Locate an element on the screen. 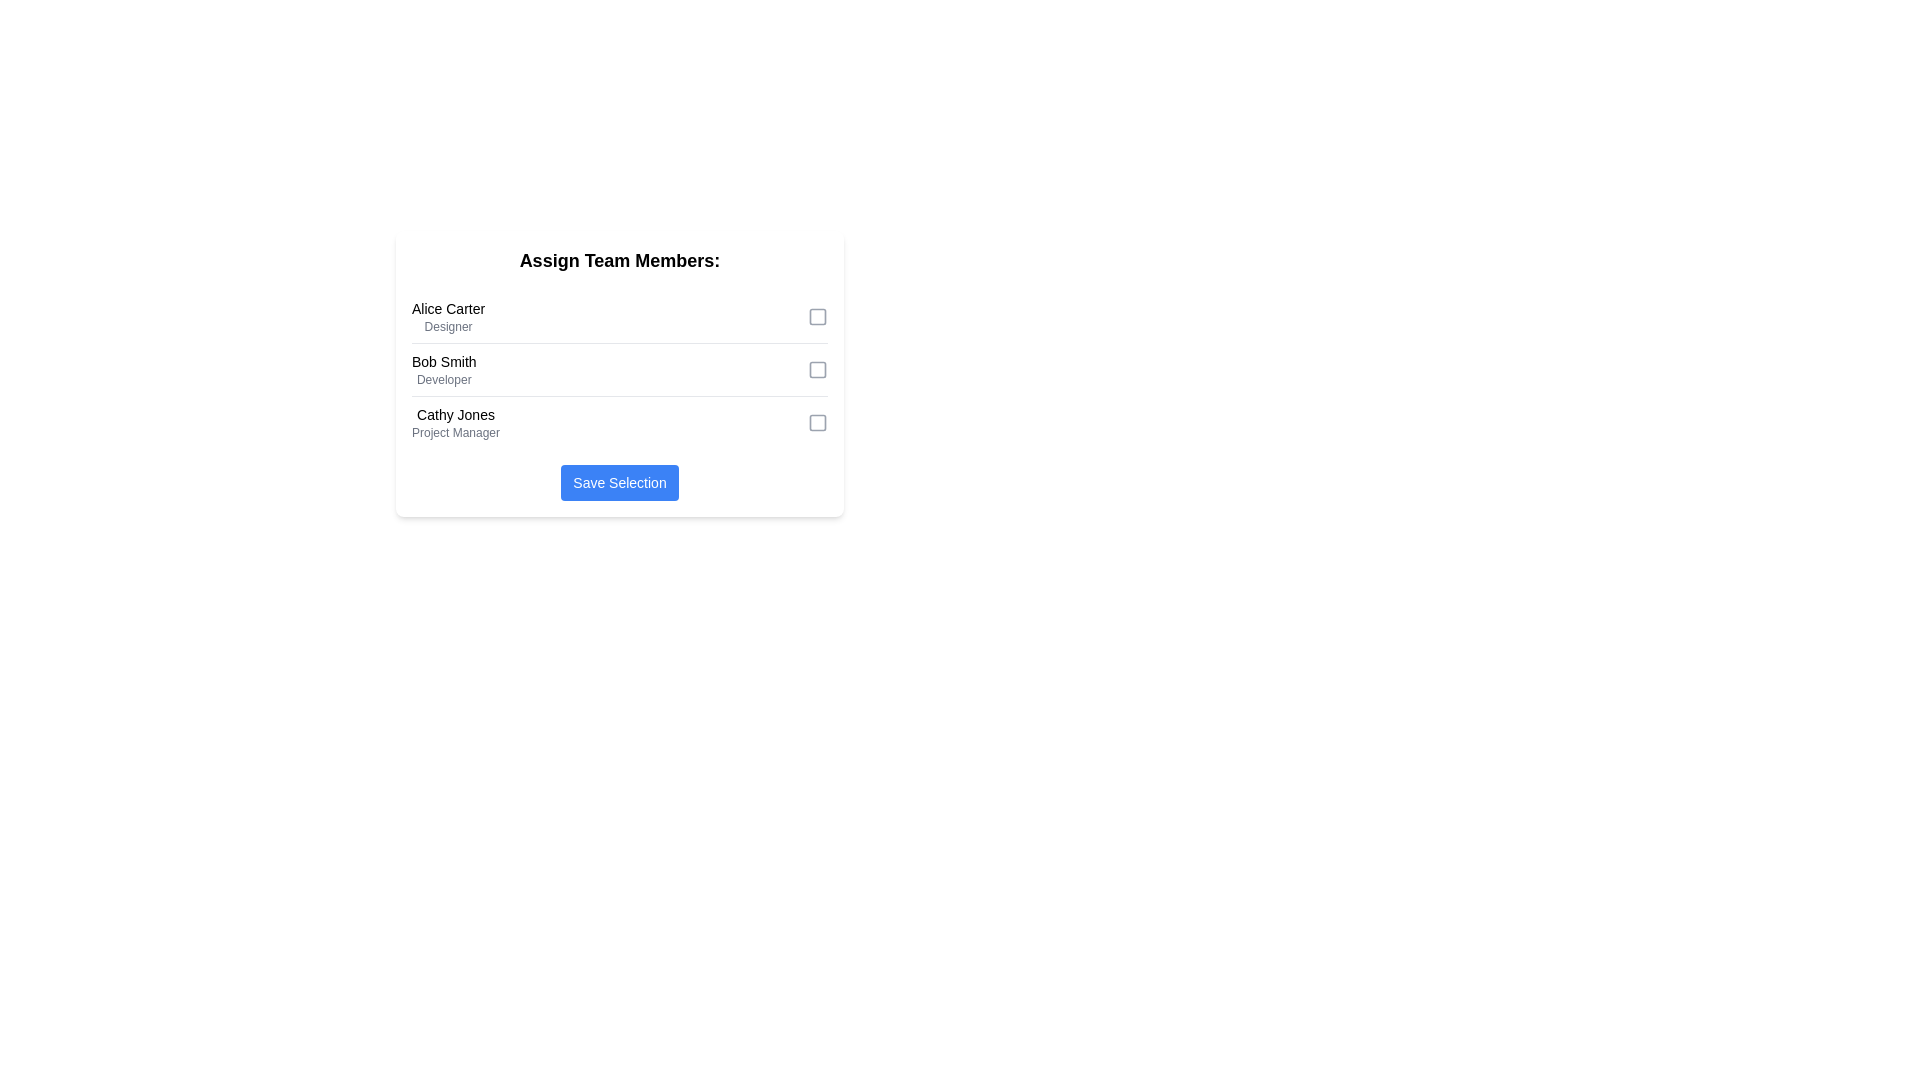 This screenshot has width=1920, height=1080. the checkbox-like UI element for Alice Carter, the Designer, located is located at coordinates (817, 315).